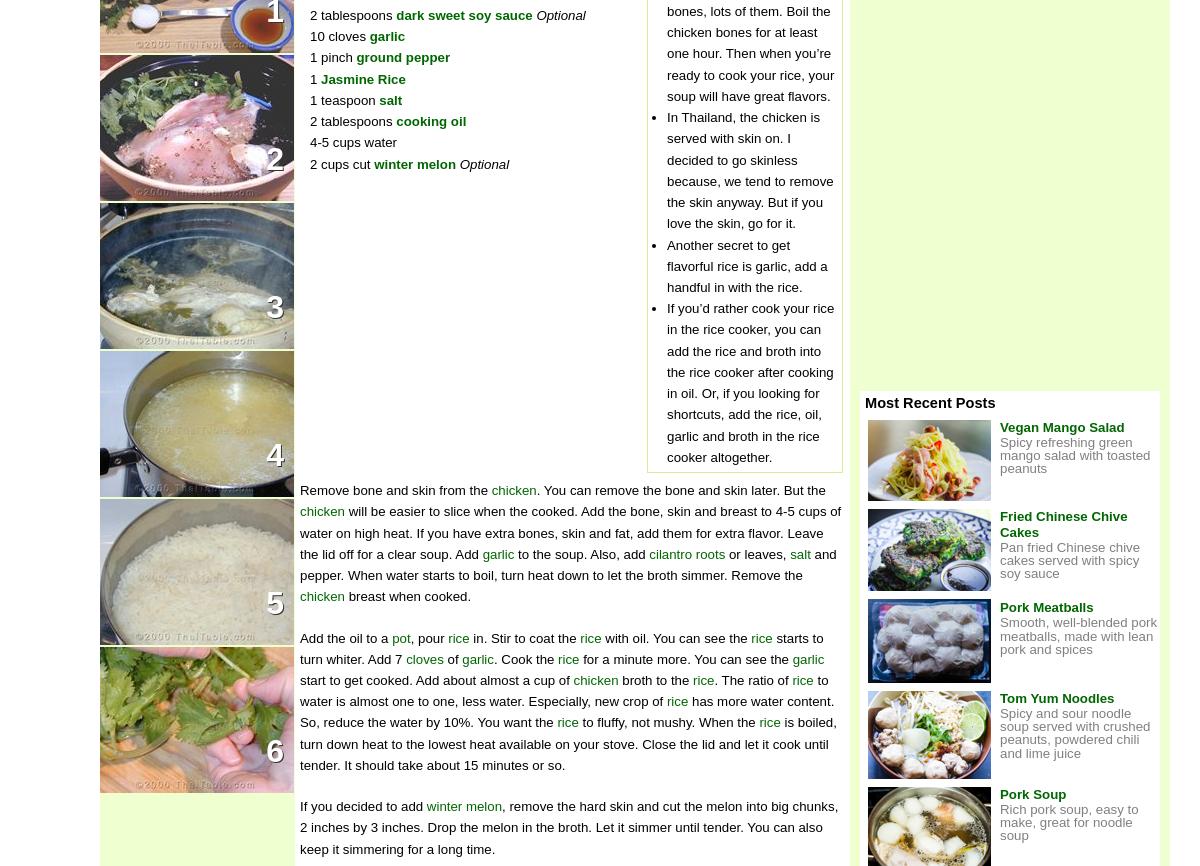 Image resolution: width=1200 pixels, height=866 pixels. I want to click on 'Vegan Mango Salad', so click(1061, 425).